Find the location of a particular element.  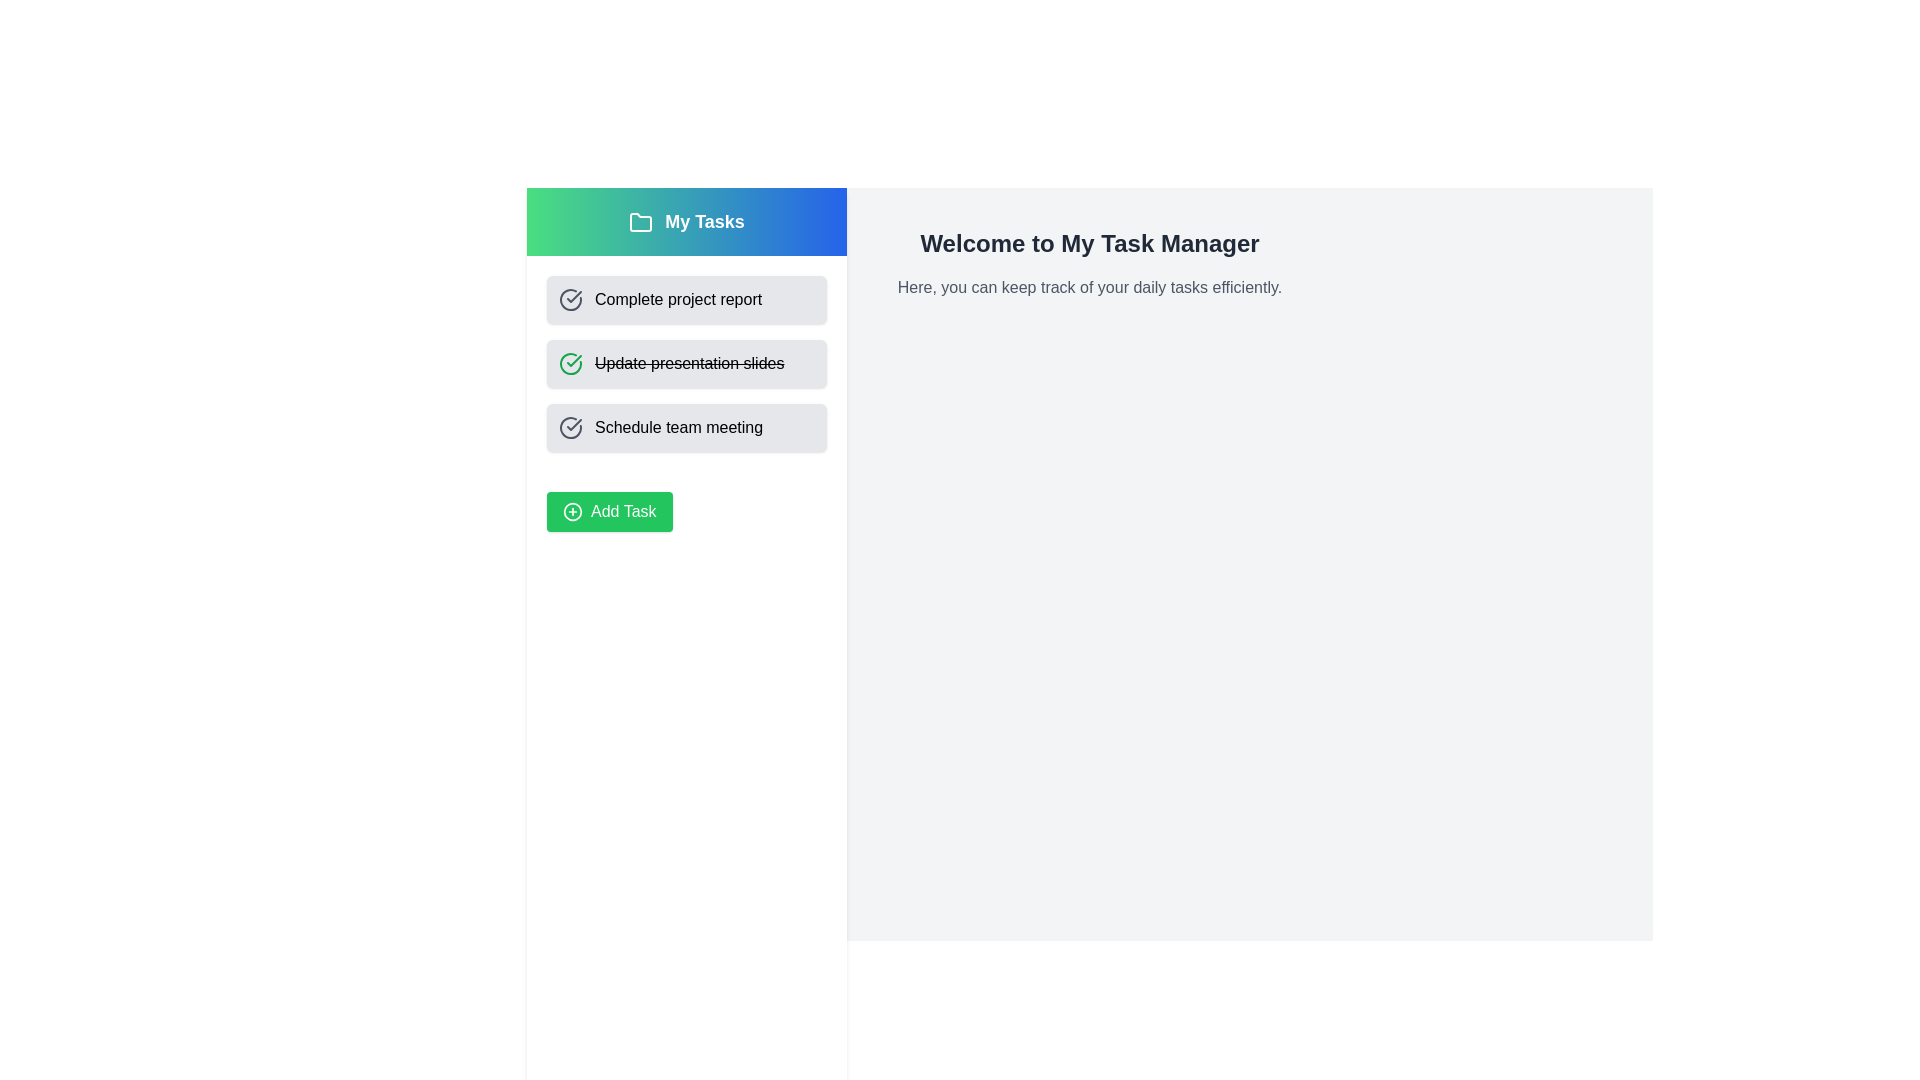

the 'Add Task' button to initiate adding a new task is located at coordinates (608, 511).